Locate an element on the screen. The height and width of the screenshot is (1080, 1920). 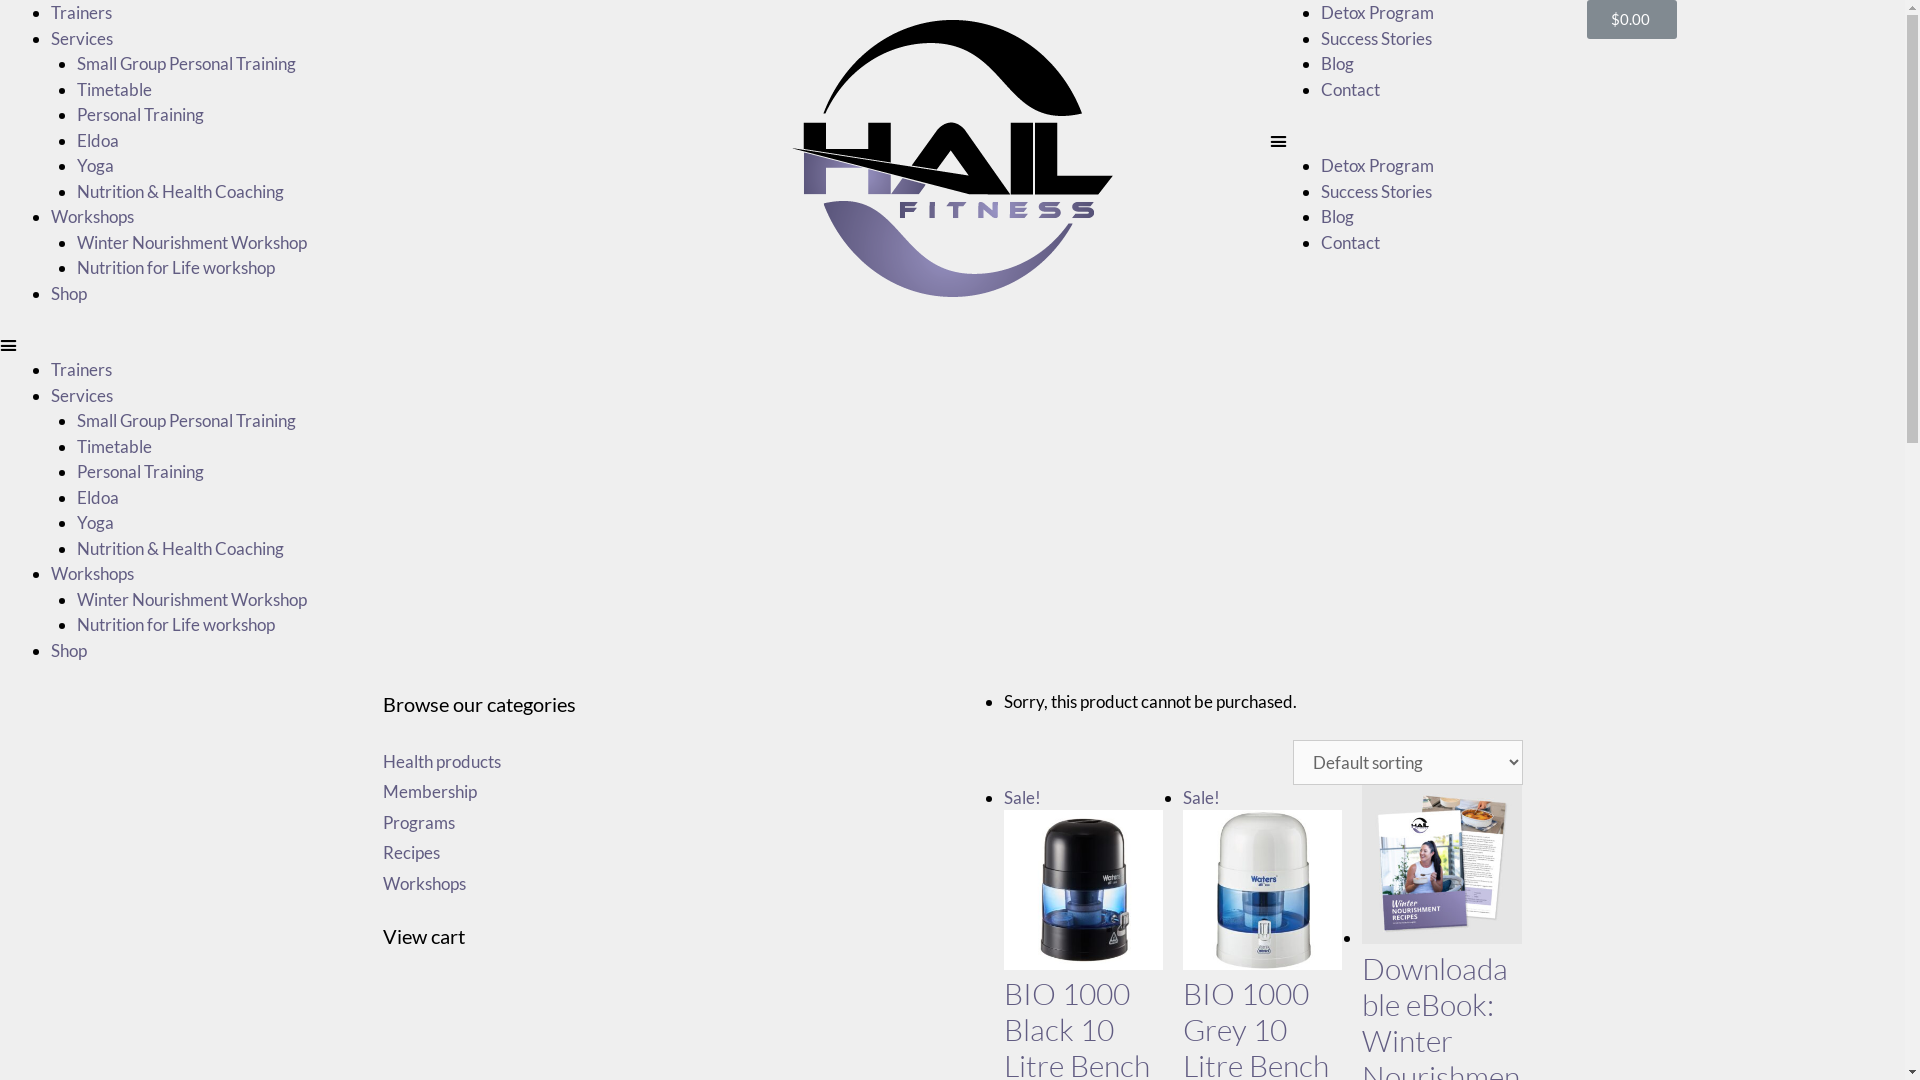
'Shop' is located at coordinates (51, 650).